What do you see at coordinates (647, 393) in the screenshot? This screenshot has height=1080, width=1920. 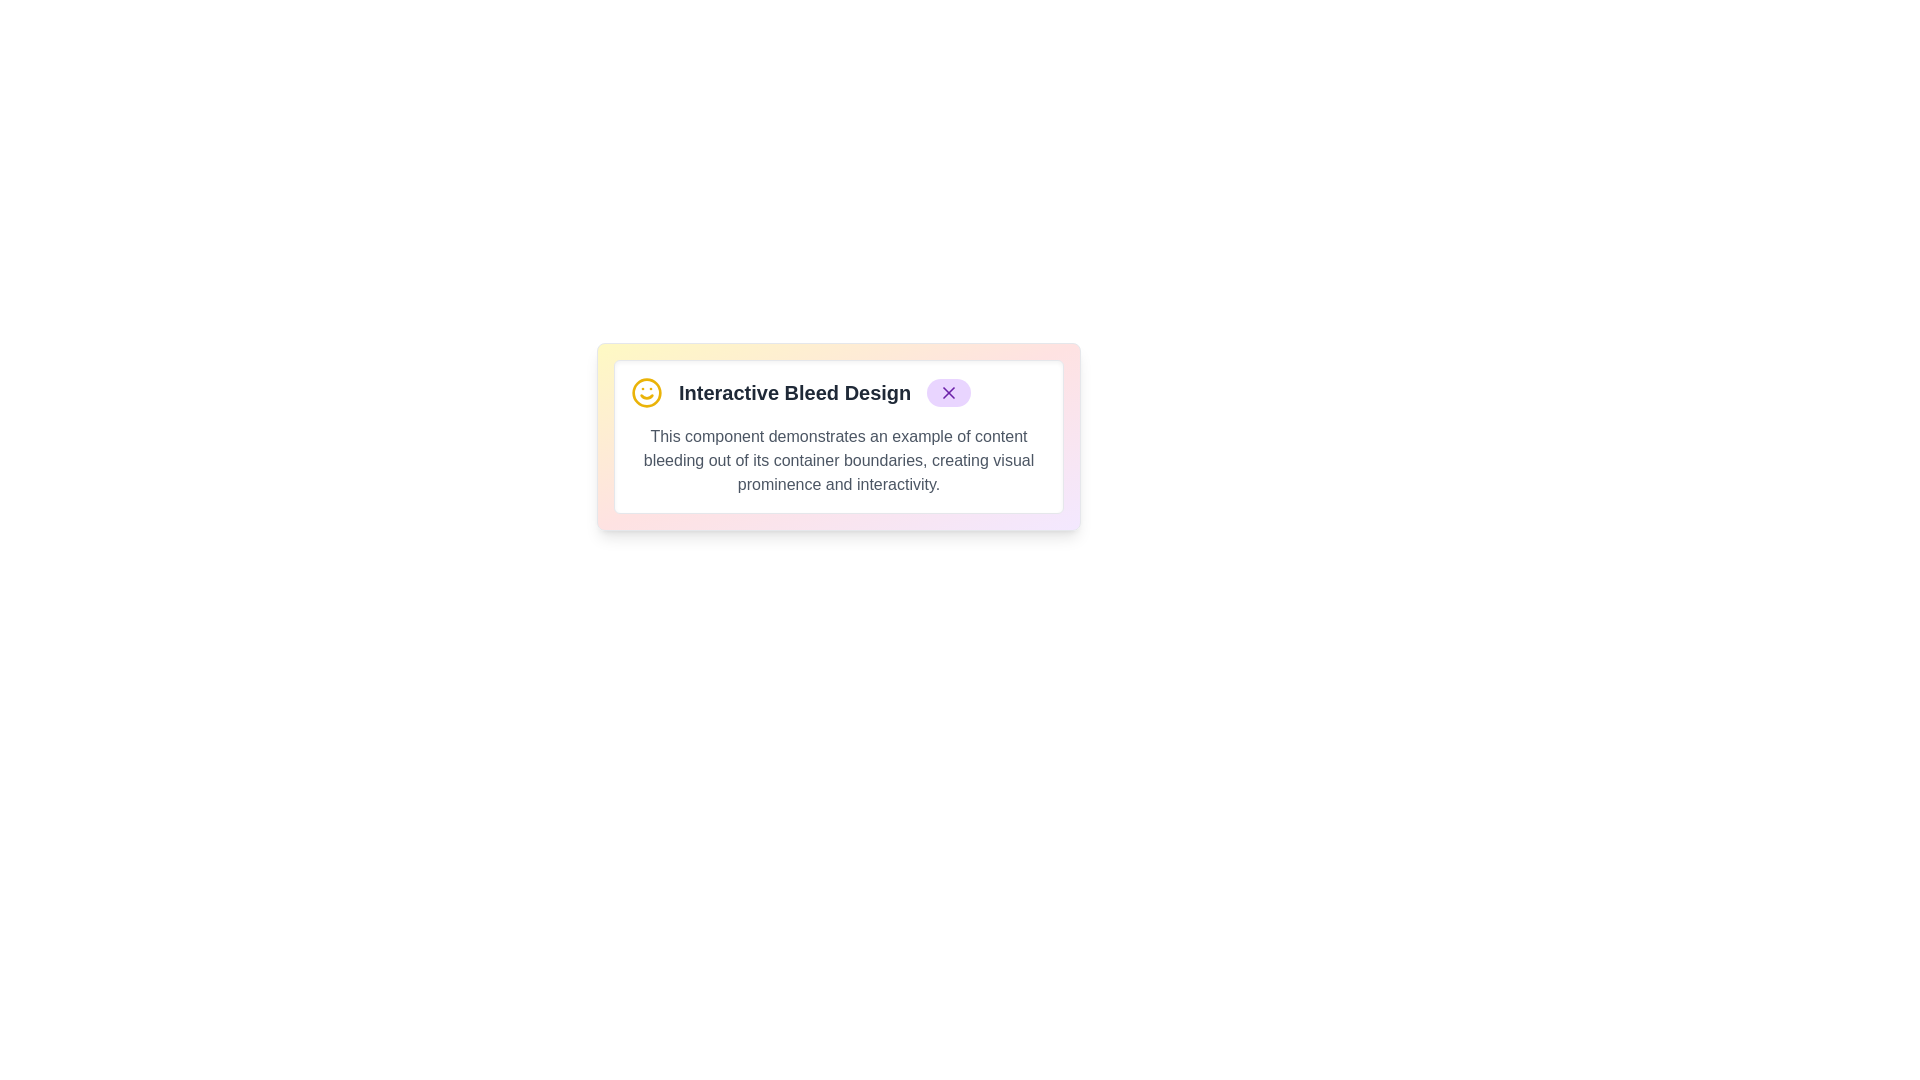 I see `the SVG Circle that outlines the smiley face icon located at the center of the smiley face in the top-left corner of the card` at bounding box center [647, 393].